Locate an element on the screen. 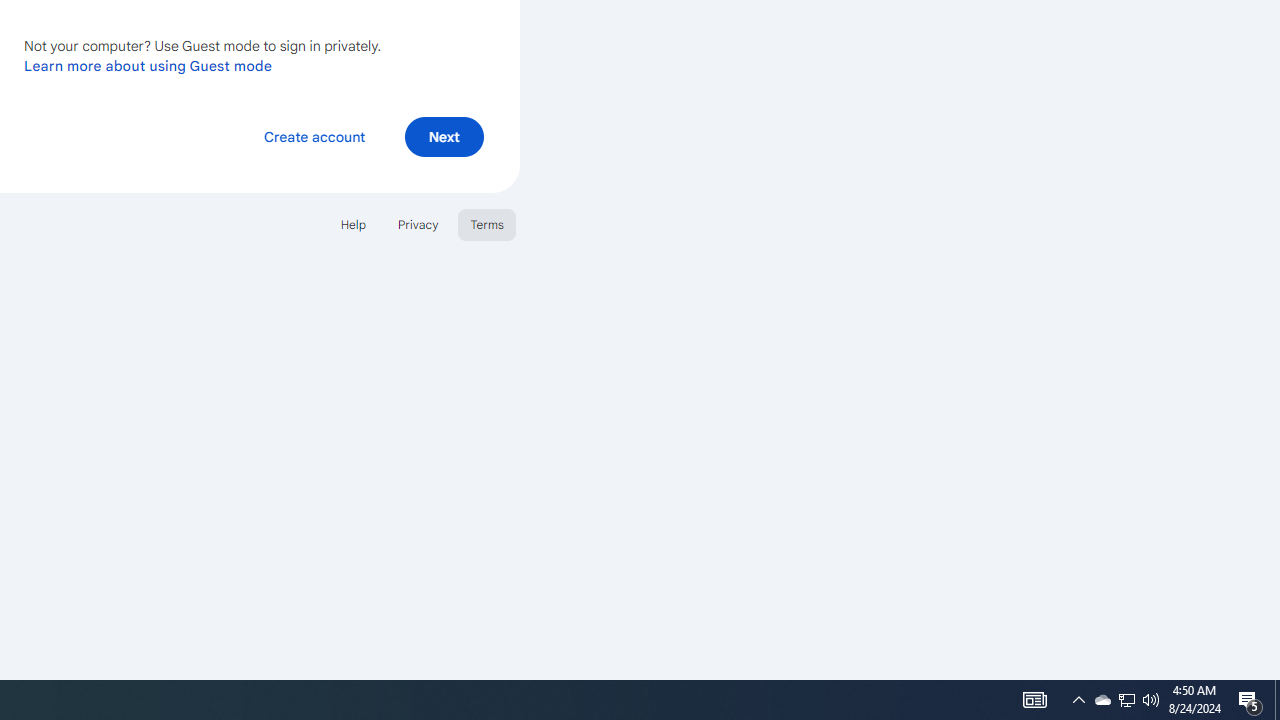 This screenshot has height=720, width=1280. 'Next' is located at coordinates (443, 135).